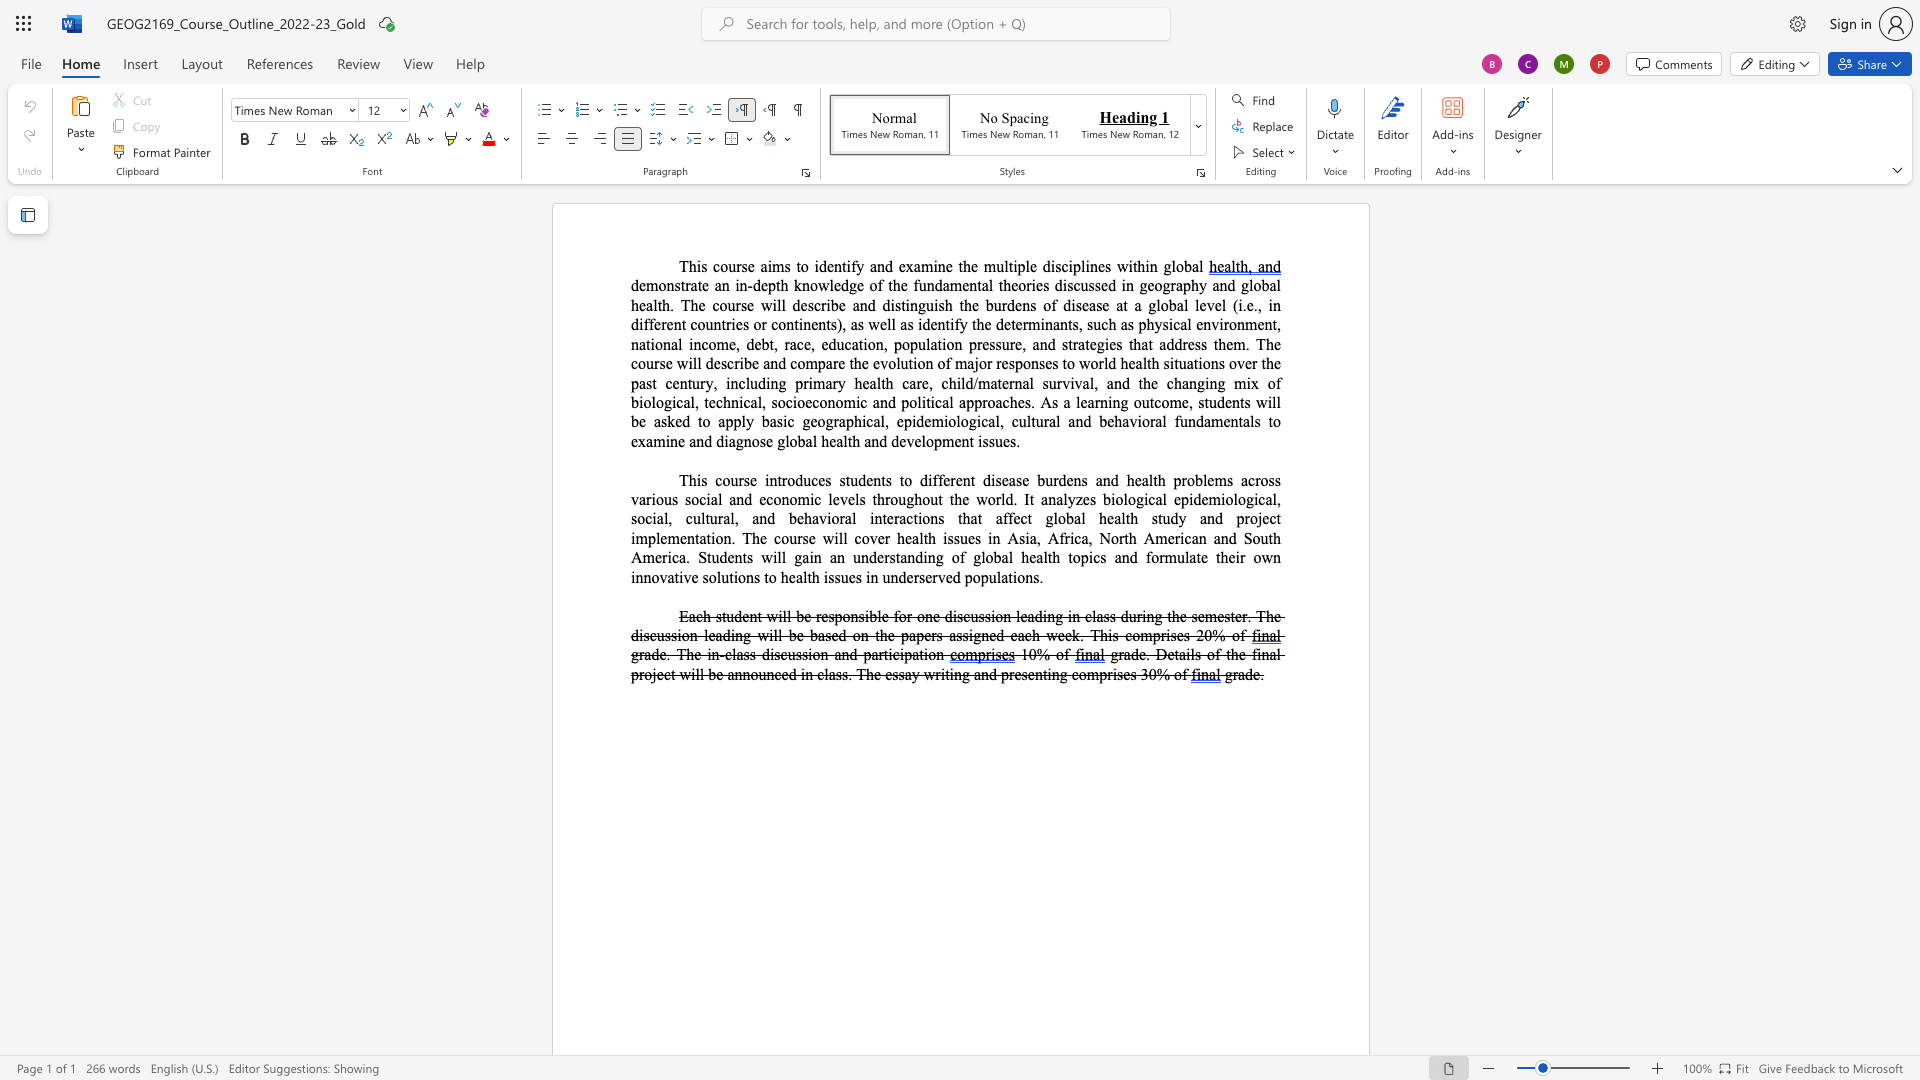 Image resolution: width=1920 pixels, height=1080 pixels. I want to click on the space between the continuous character "l" and "l" in the text, so click(890, 323).